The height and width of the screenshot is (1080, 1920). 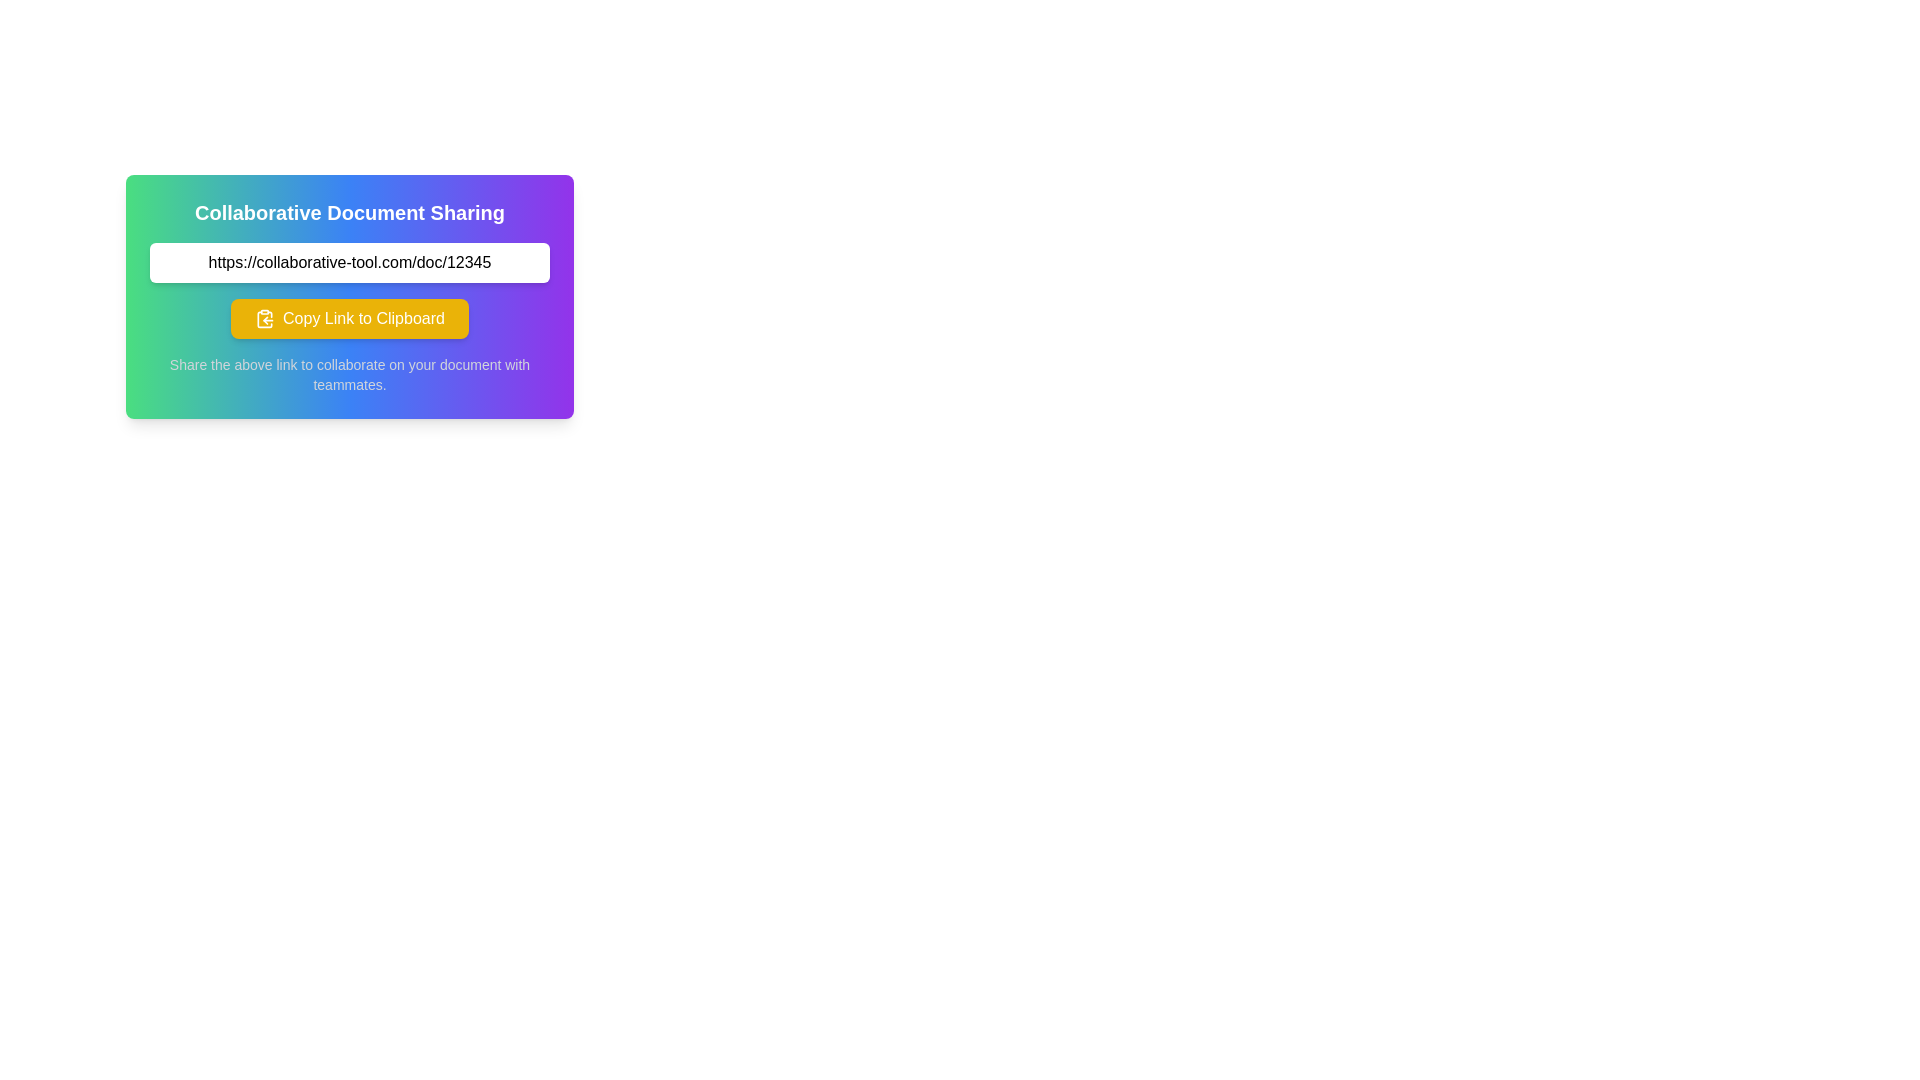 What do you see at coordinates (350, 374) in the screenshot?
I see `the static text block that provides informational guidance about using a link for collaboration purposes, located below the 'Copy Link to Clipboard' button` at bounding box center [350, 374].